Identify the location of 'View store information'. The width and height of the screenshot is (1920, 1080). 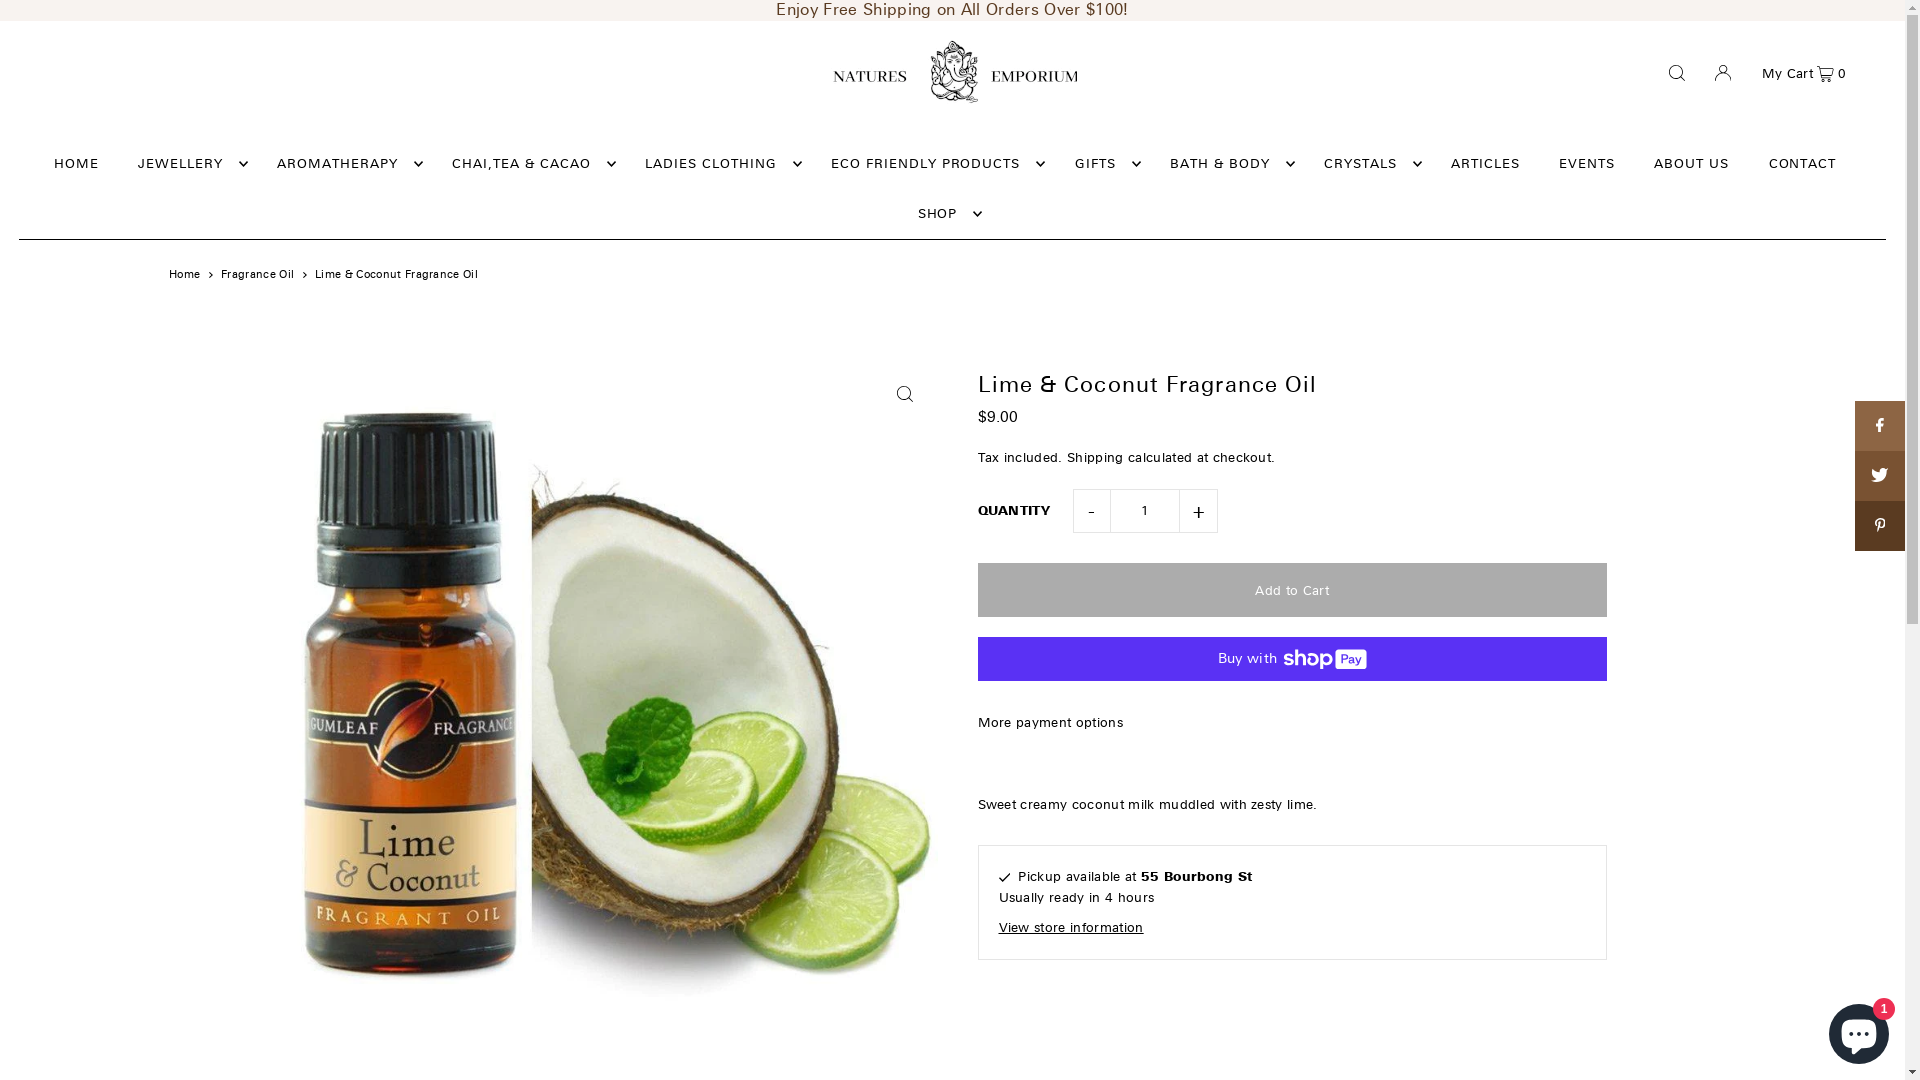
(998, 928).